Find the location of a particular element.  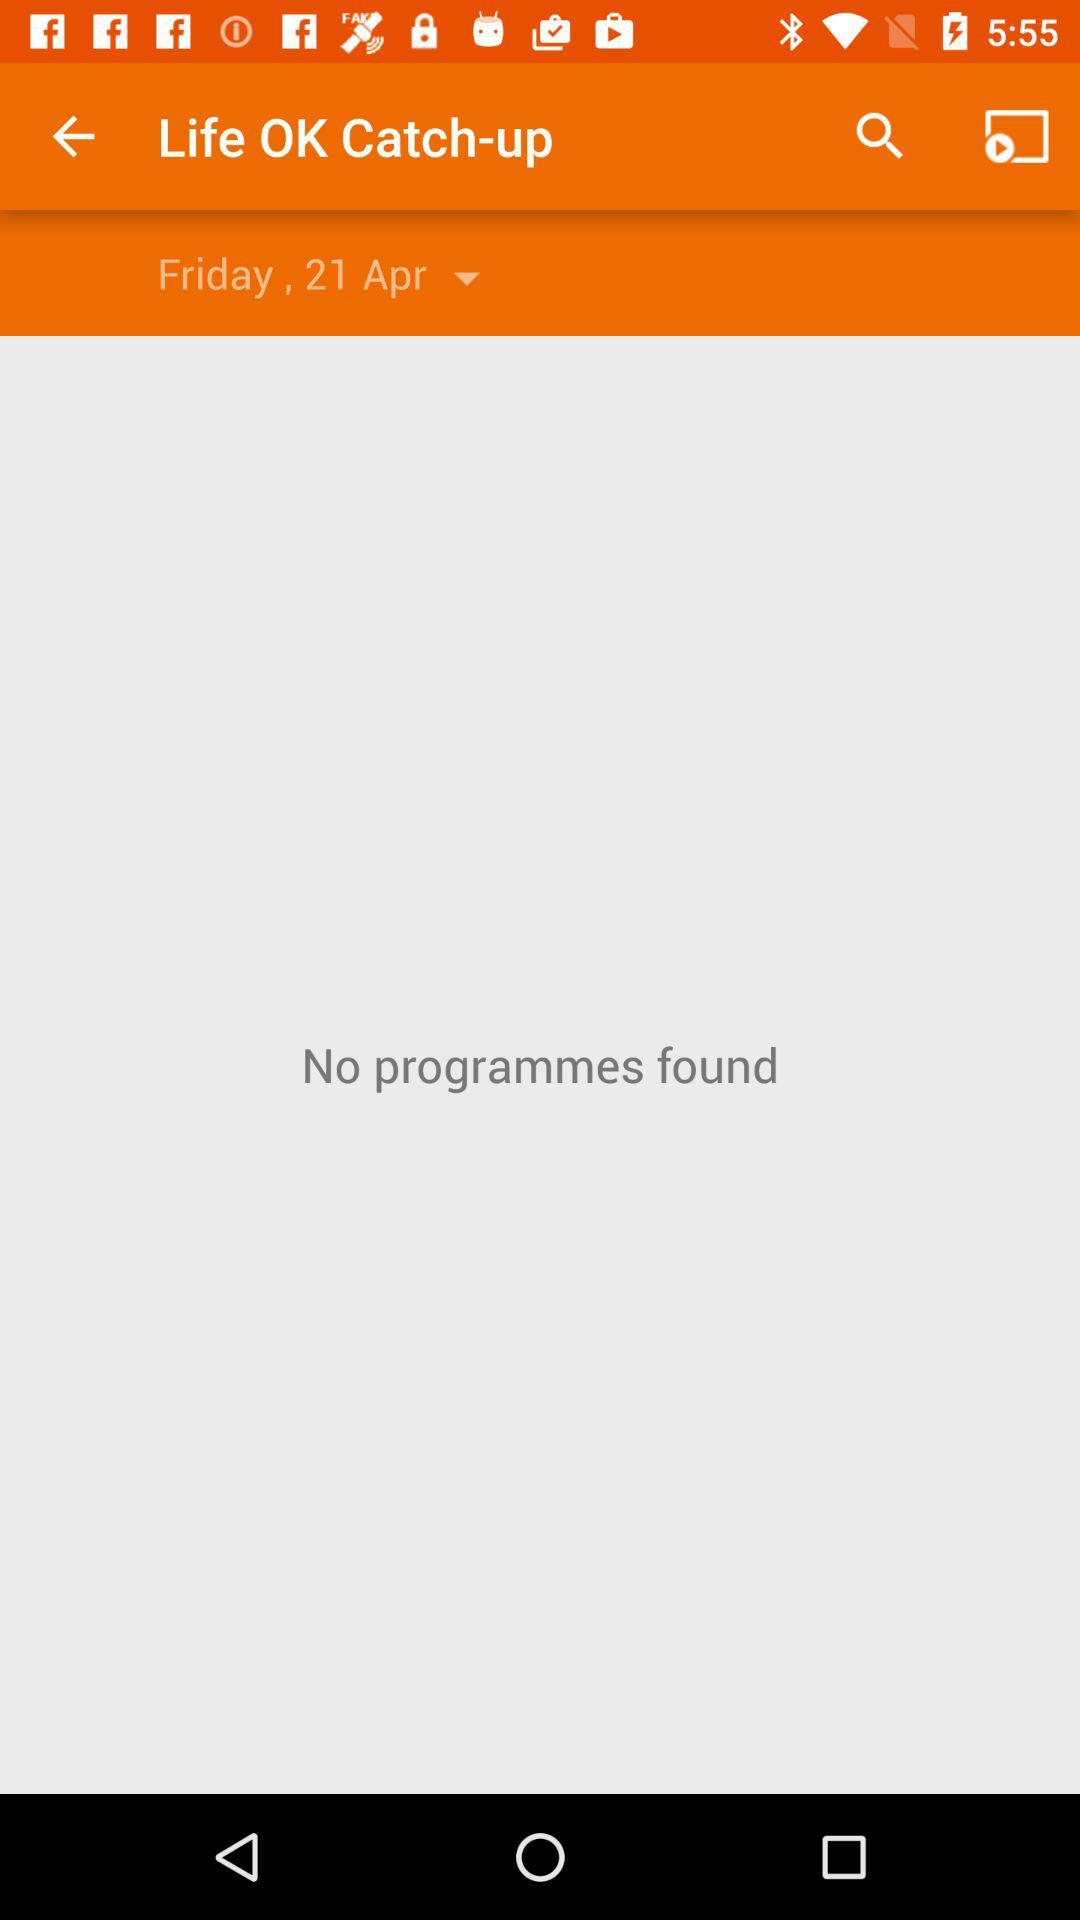

item above the no programmes found is located at coordinates (879, 135).